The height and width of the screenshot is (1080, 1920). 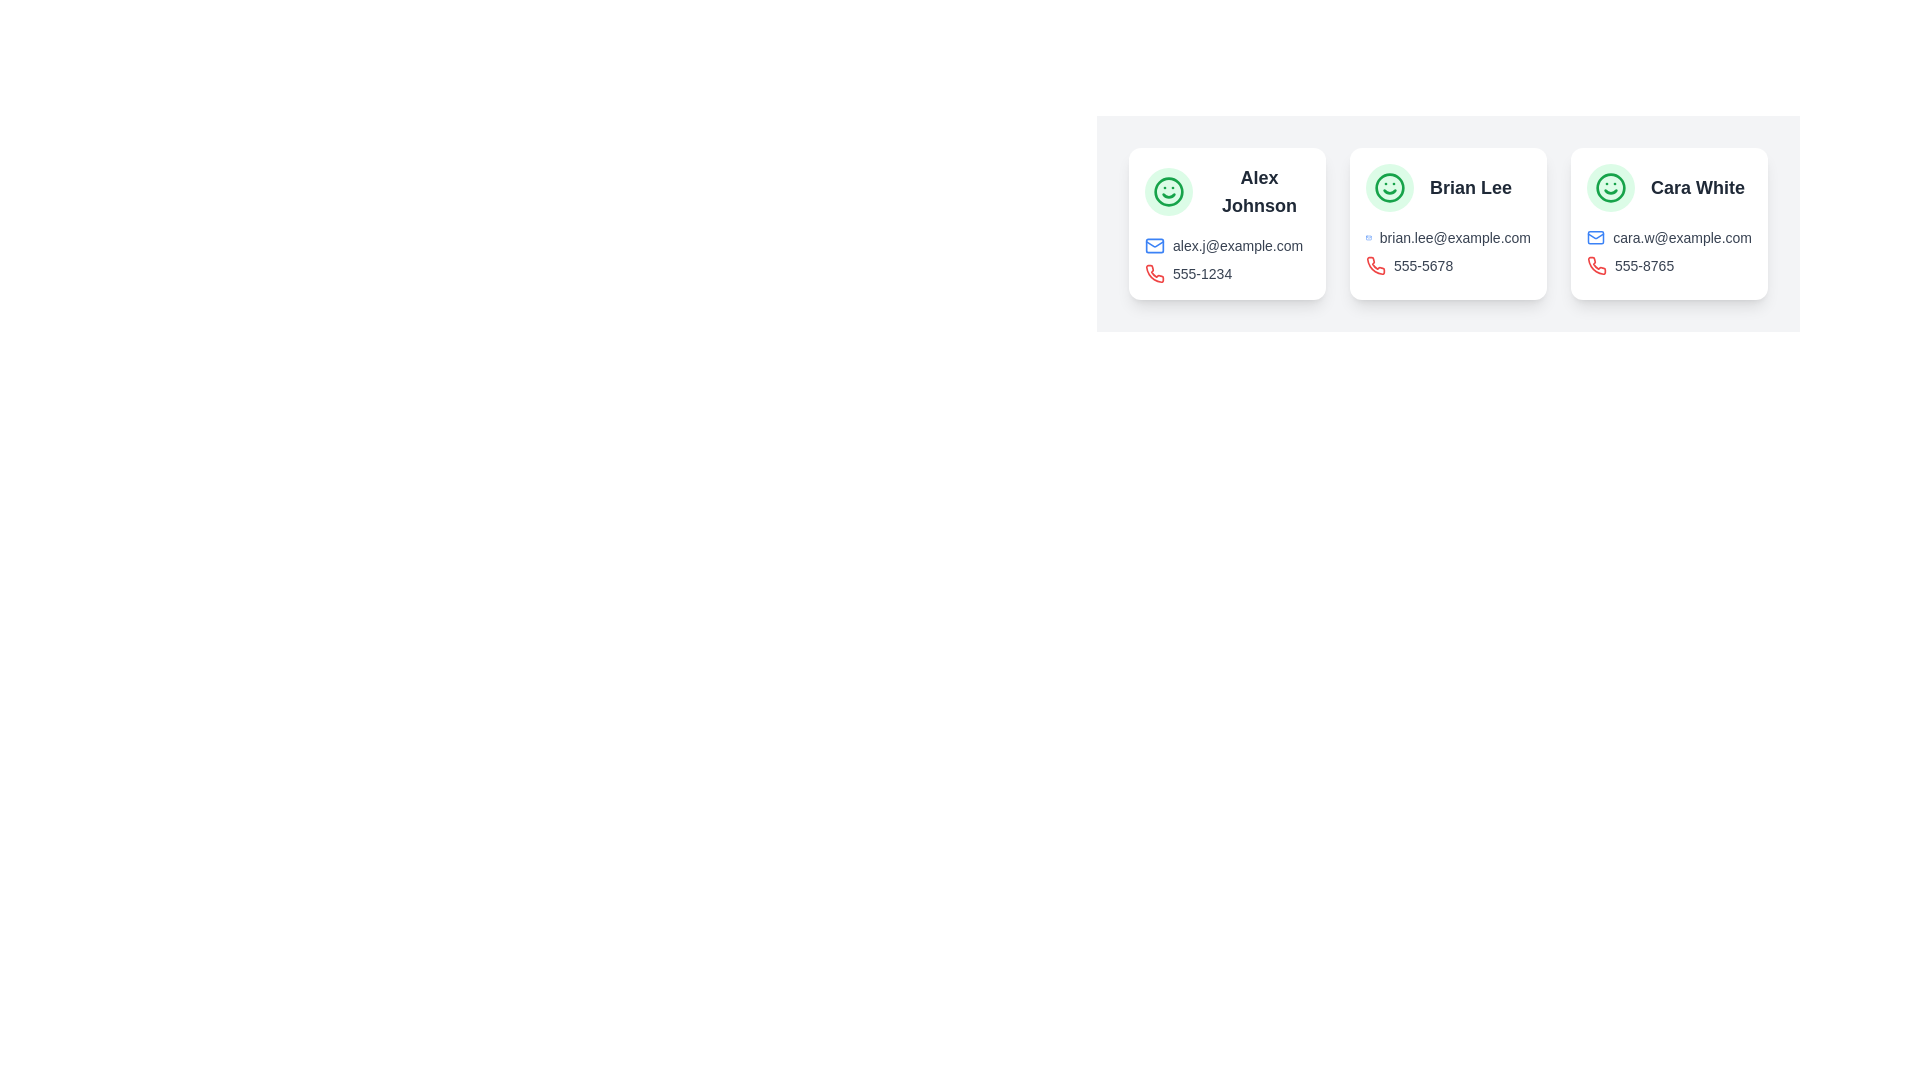 I want to click on displayed text 'Alex Johnson' from the bold text label located in the top right of the leftmost card, adjacent to the green smiley face icon, so click(x=1226, y=192).